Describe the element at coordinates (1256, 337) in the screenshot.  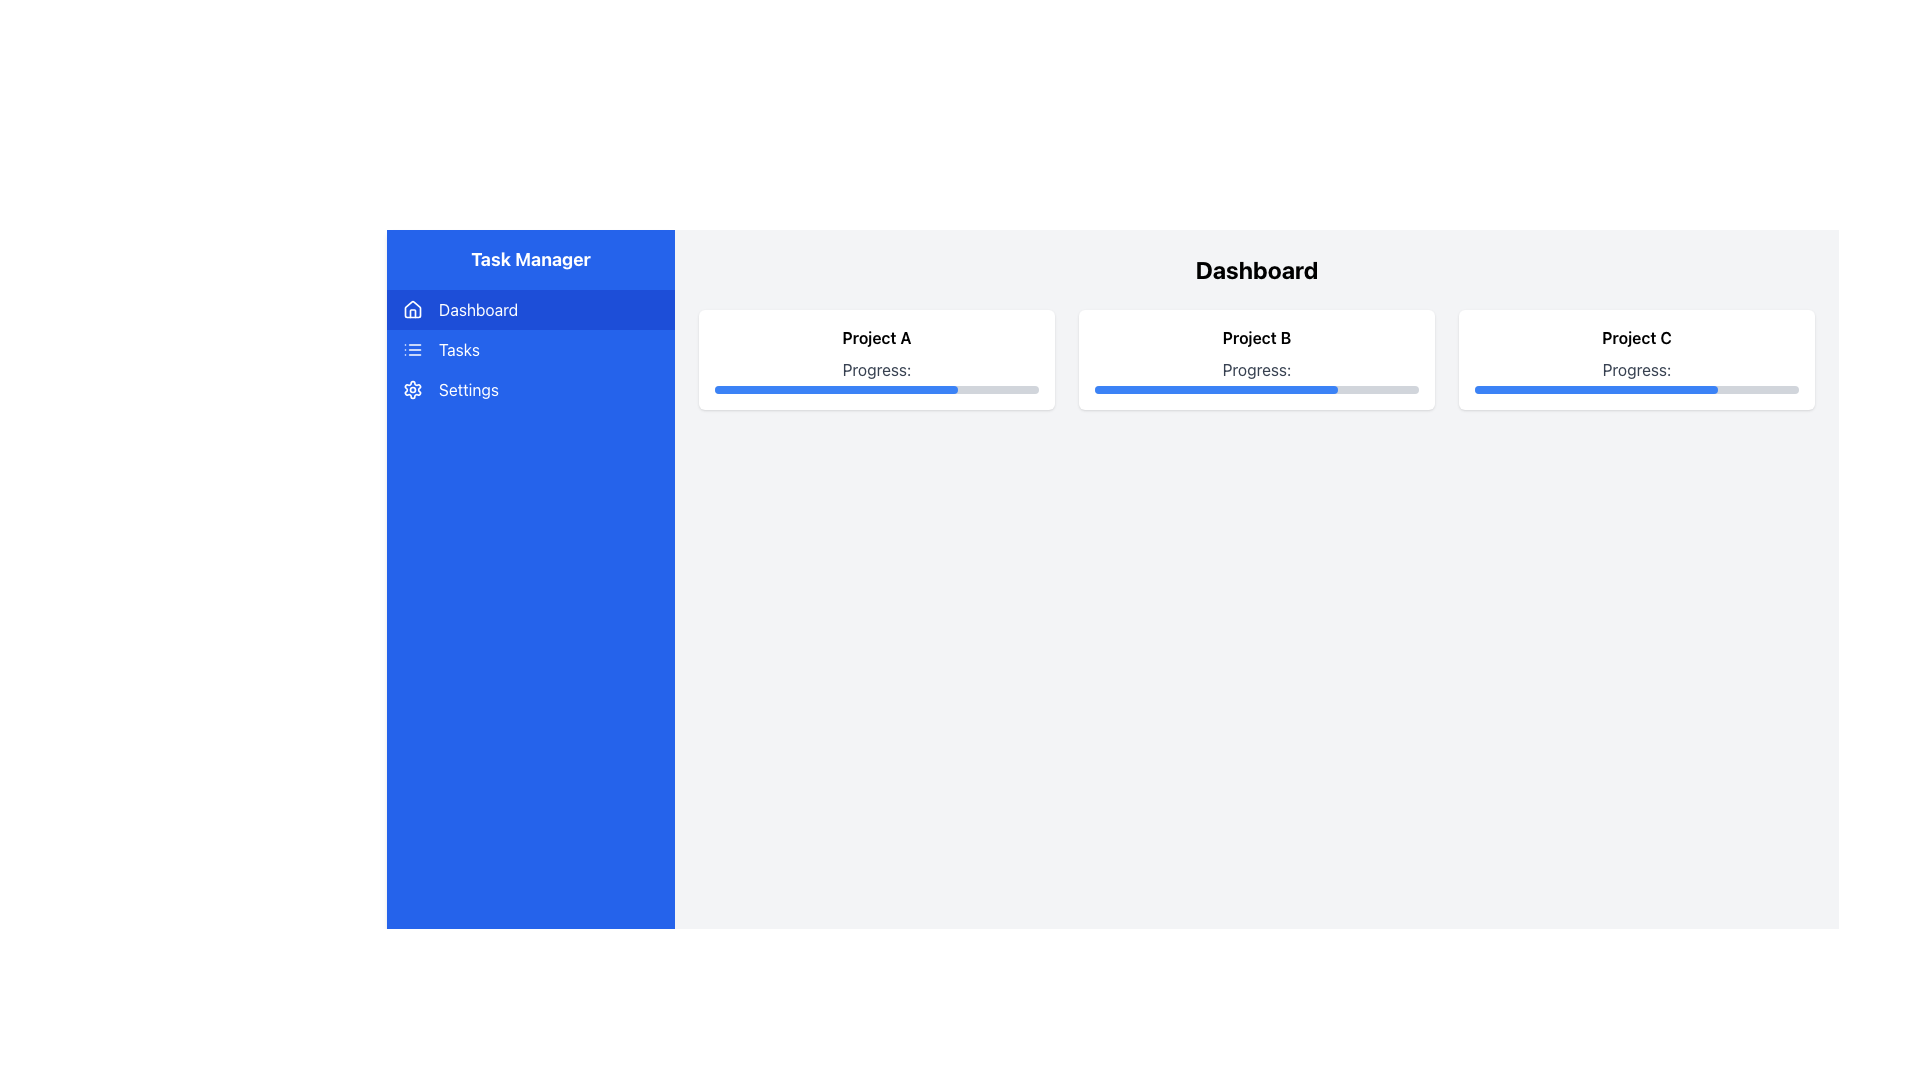
I see `text label that displays 'Project B', which is styled in bold font and located within a card component in the second column of a three-card layout` at that location.